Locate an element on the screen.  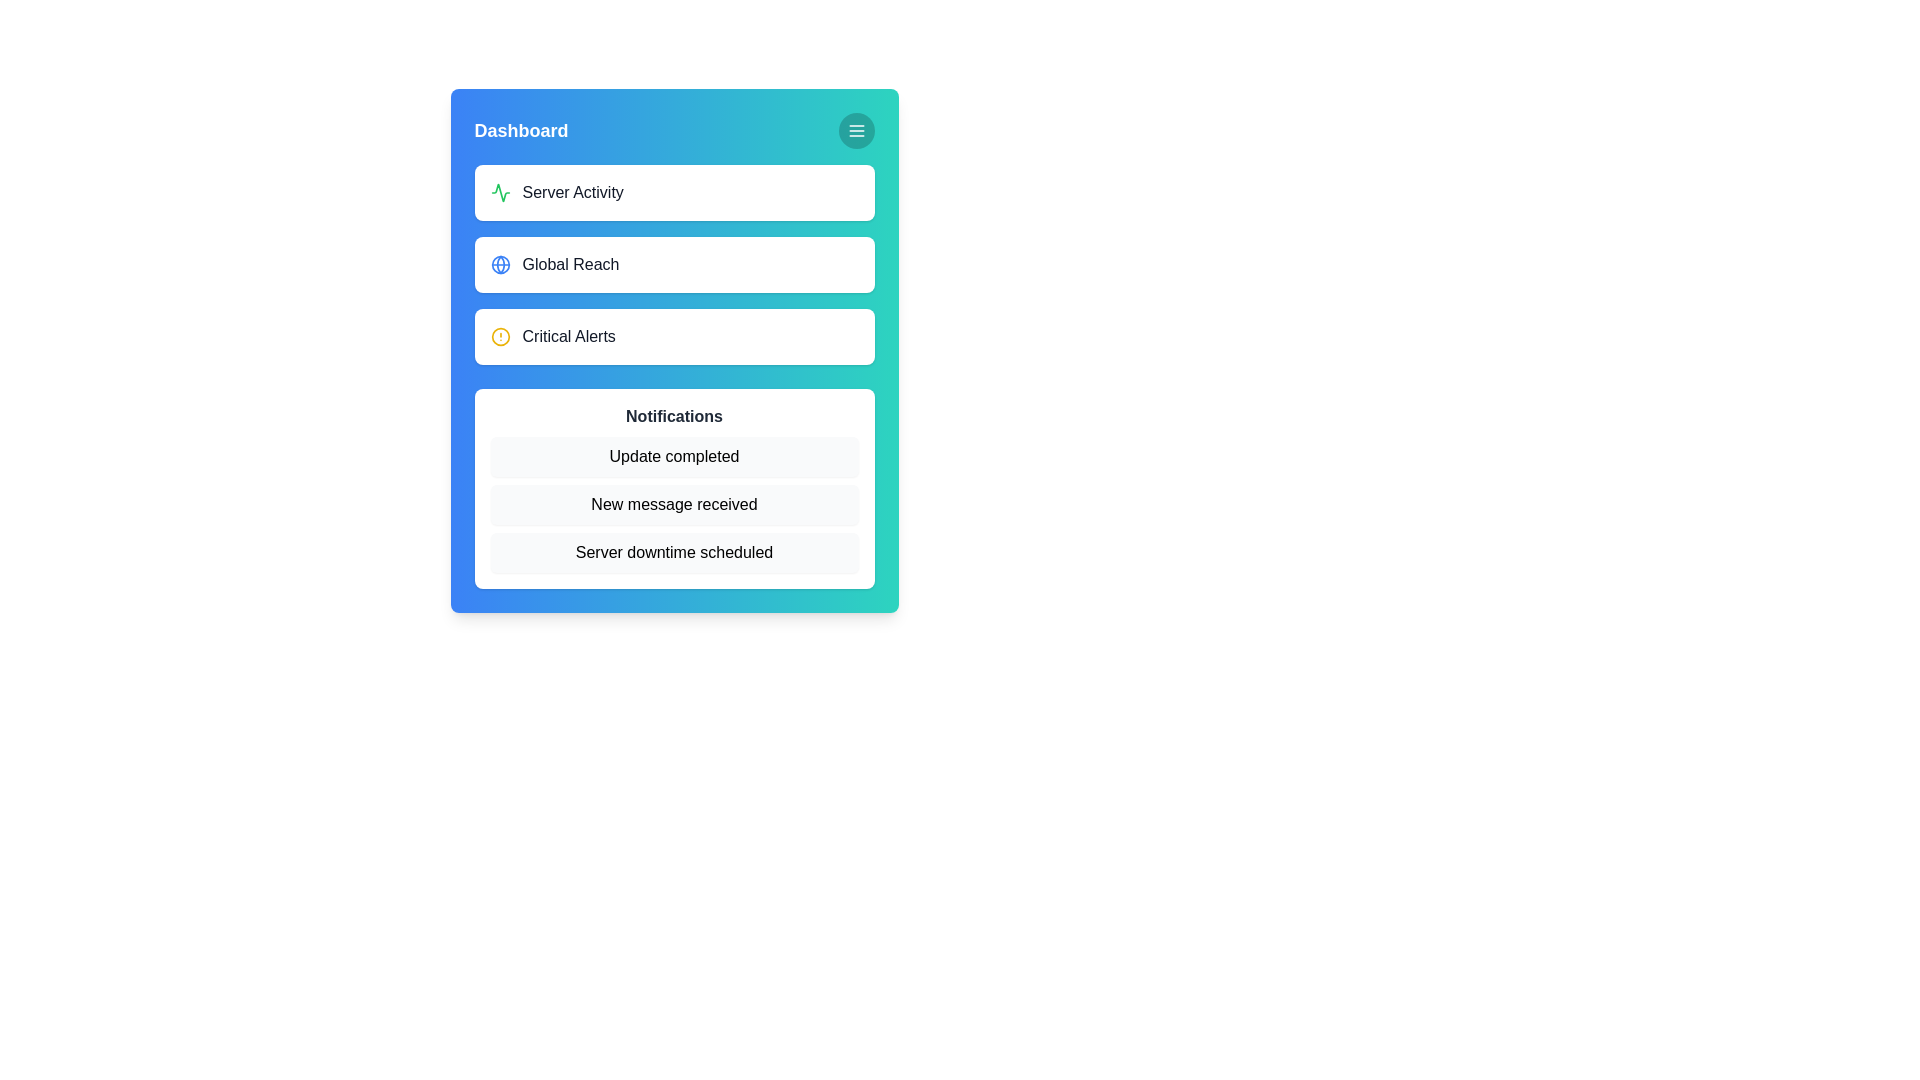
the SVG Circle with a yellow border, which is positioned next to the 'Critical Alerts' text in the menu-style list interface is located at coordinates (500, 335).